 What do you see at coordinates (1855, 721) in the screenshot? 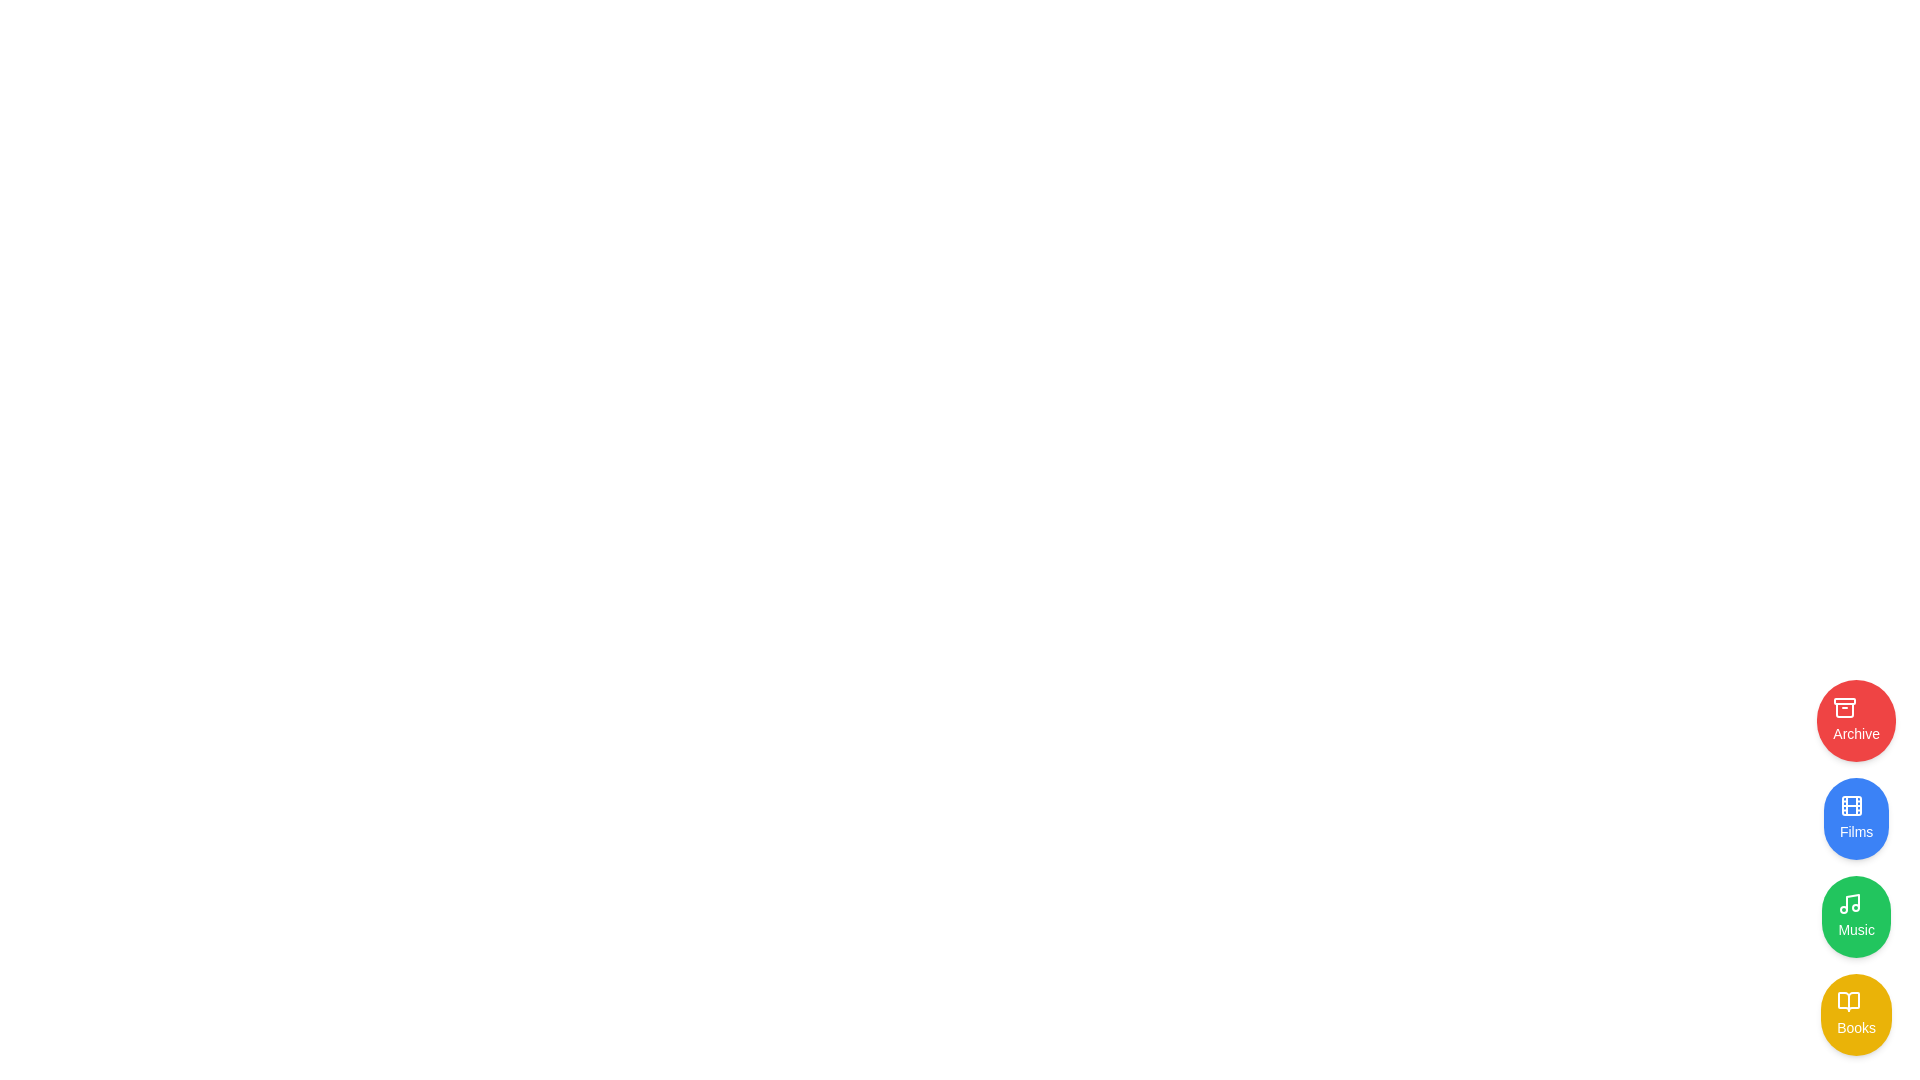
I see `the circular red button with an archive box icon and 'Archive' text` at bounding box center [1855, 721].